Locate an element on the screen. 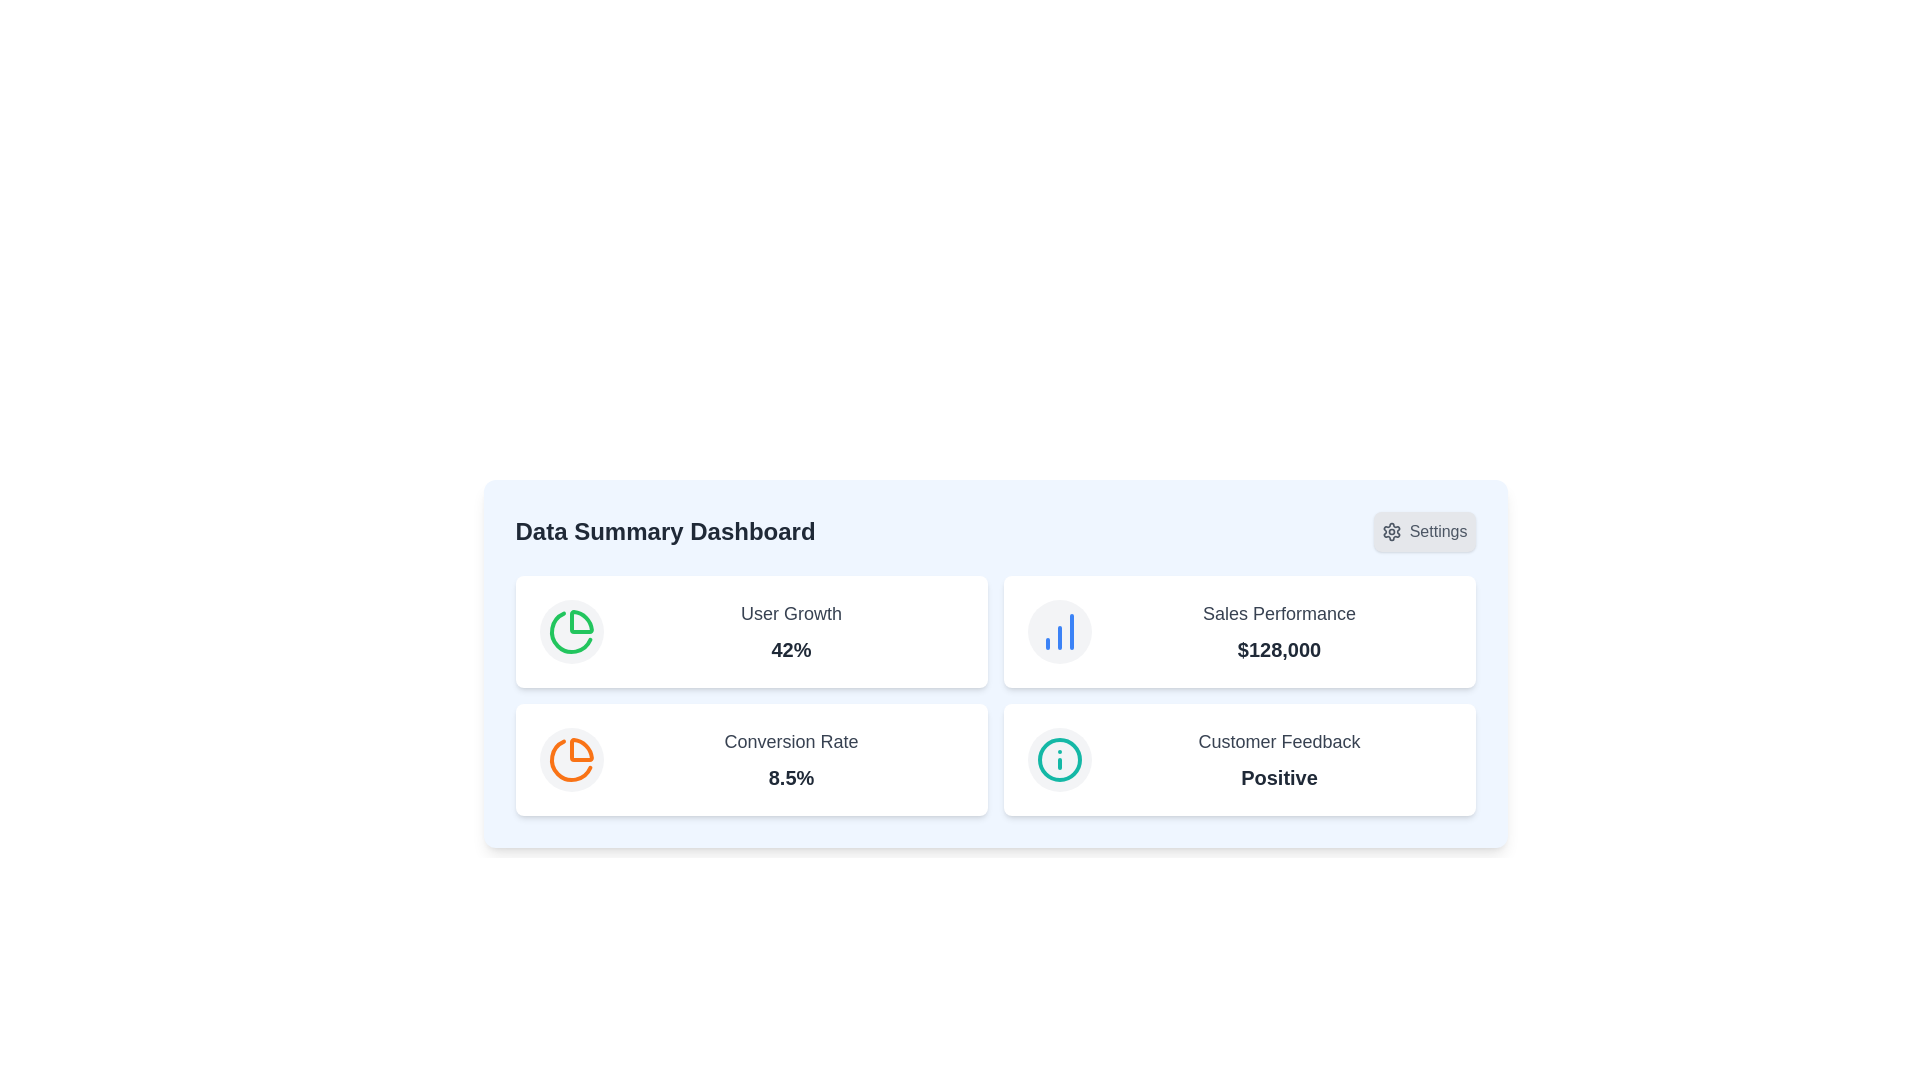 This screenshot has width=1920, height=1080. the static text label indicating positive sentiment related to 'Customer Feedback', located in the bottom-right quadrant of the dashboard layout is located at coordinates (1278, 777).